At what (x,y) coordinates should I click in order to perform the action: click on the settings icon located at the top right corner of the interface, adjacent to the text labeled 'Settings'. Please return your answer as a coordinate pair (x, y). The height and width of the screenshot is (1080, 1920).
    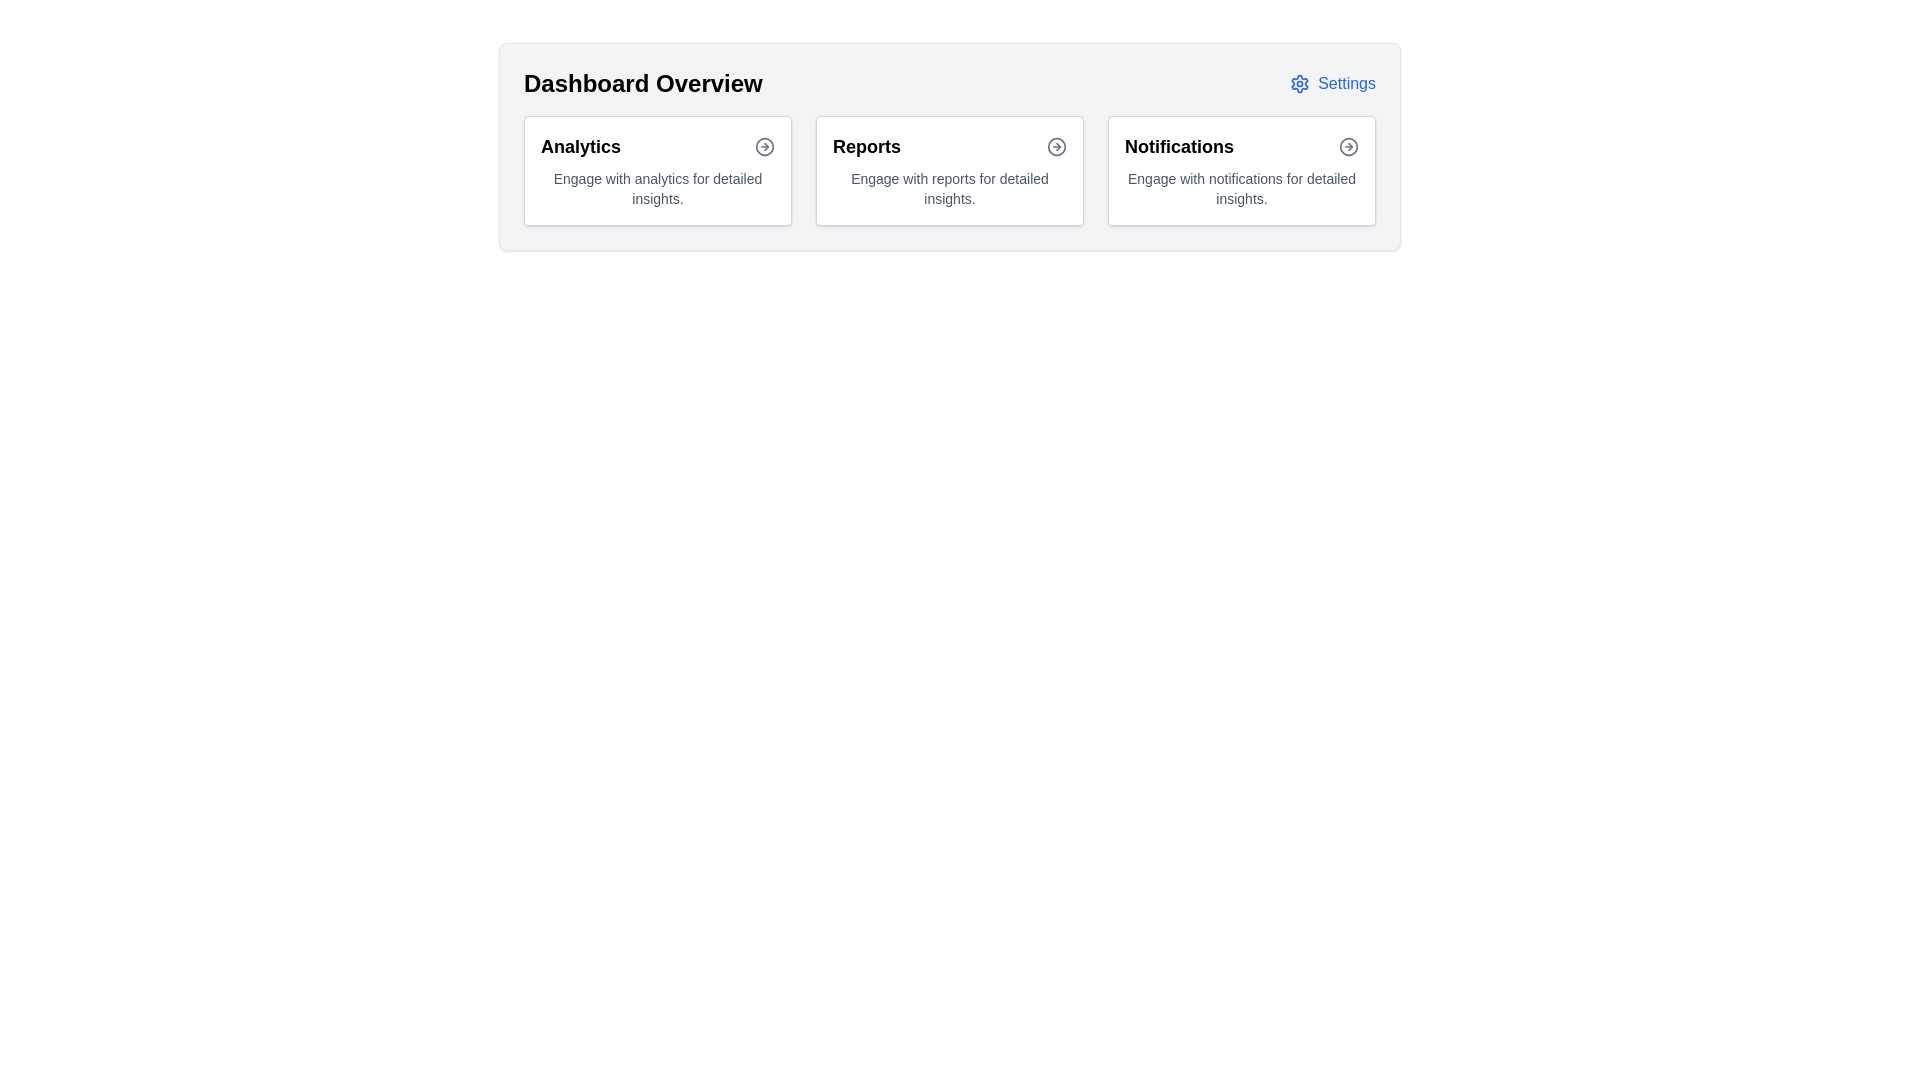
    Looking at the image, I should click on (1300, 83).